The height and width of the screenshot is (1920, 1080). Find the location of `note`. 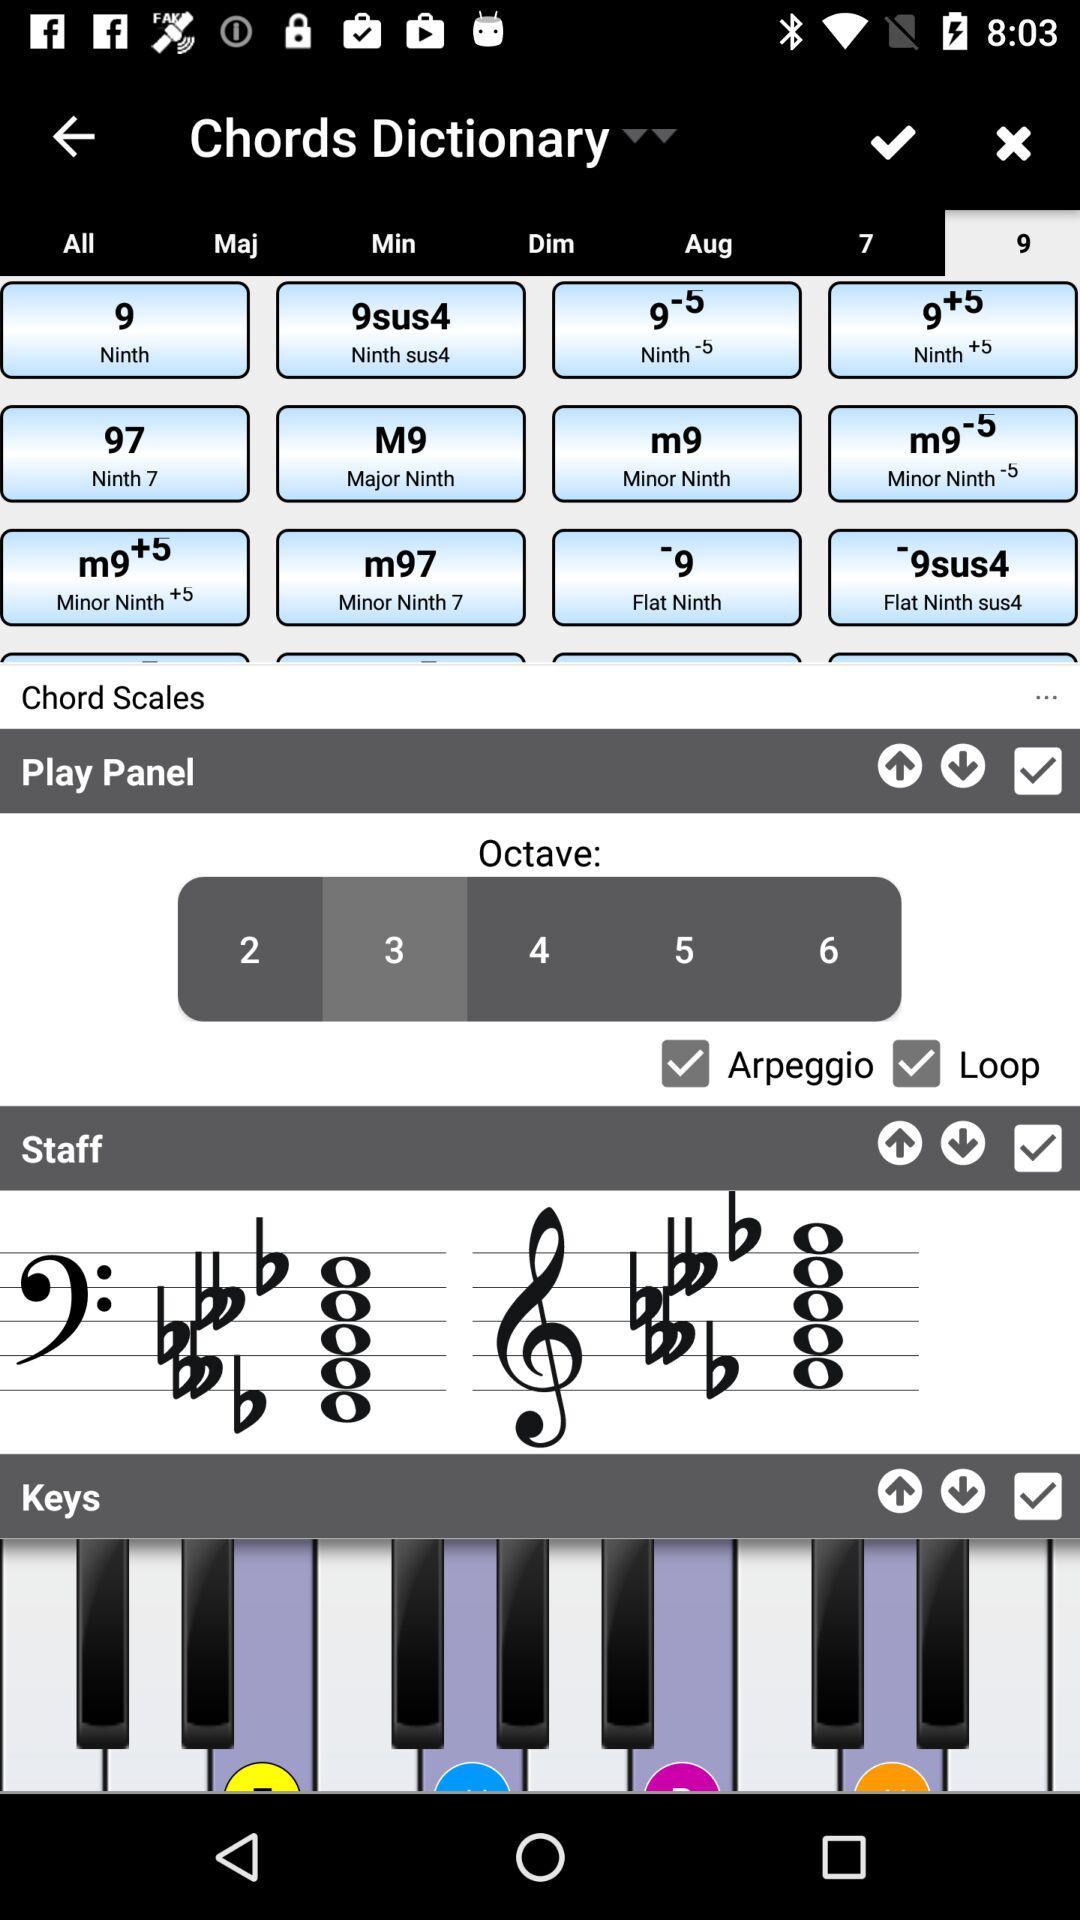

note is located at coordinates (367, 1665).